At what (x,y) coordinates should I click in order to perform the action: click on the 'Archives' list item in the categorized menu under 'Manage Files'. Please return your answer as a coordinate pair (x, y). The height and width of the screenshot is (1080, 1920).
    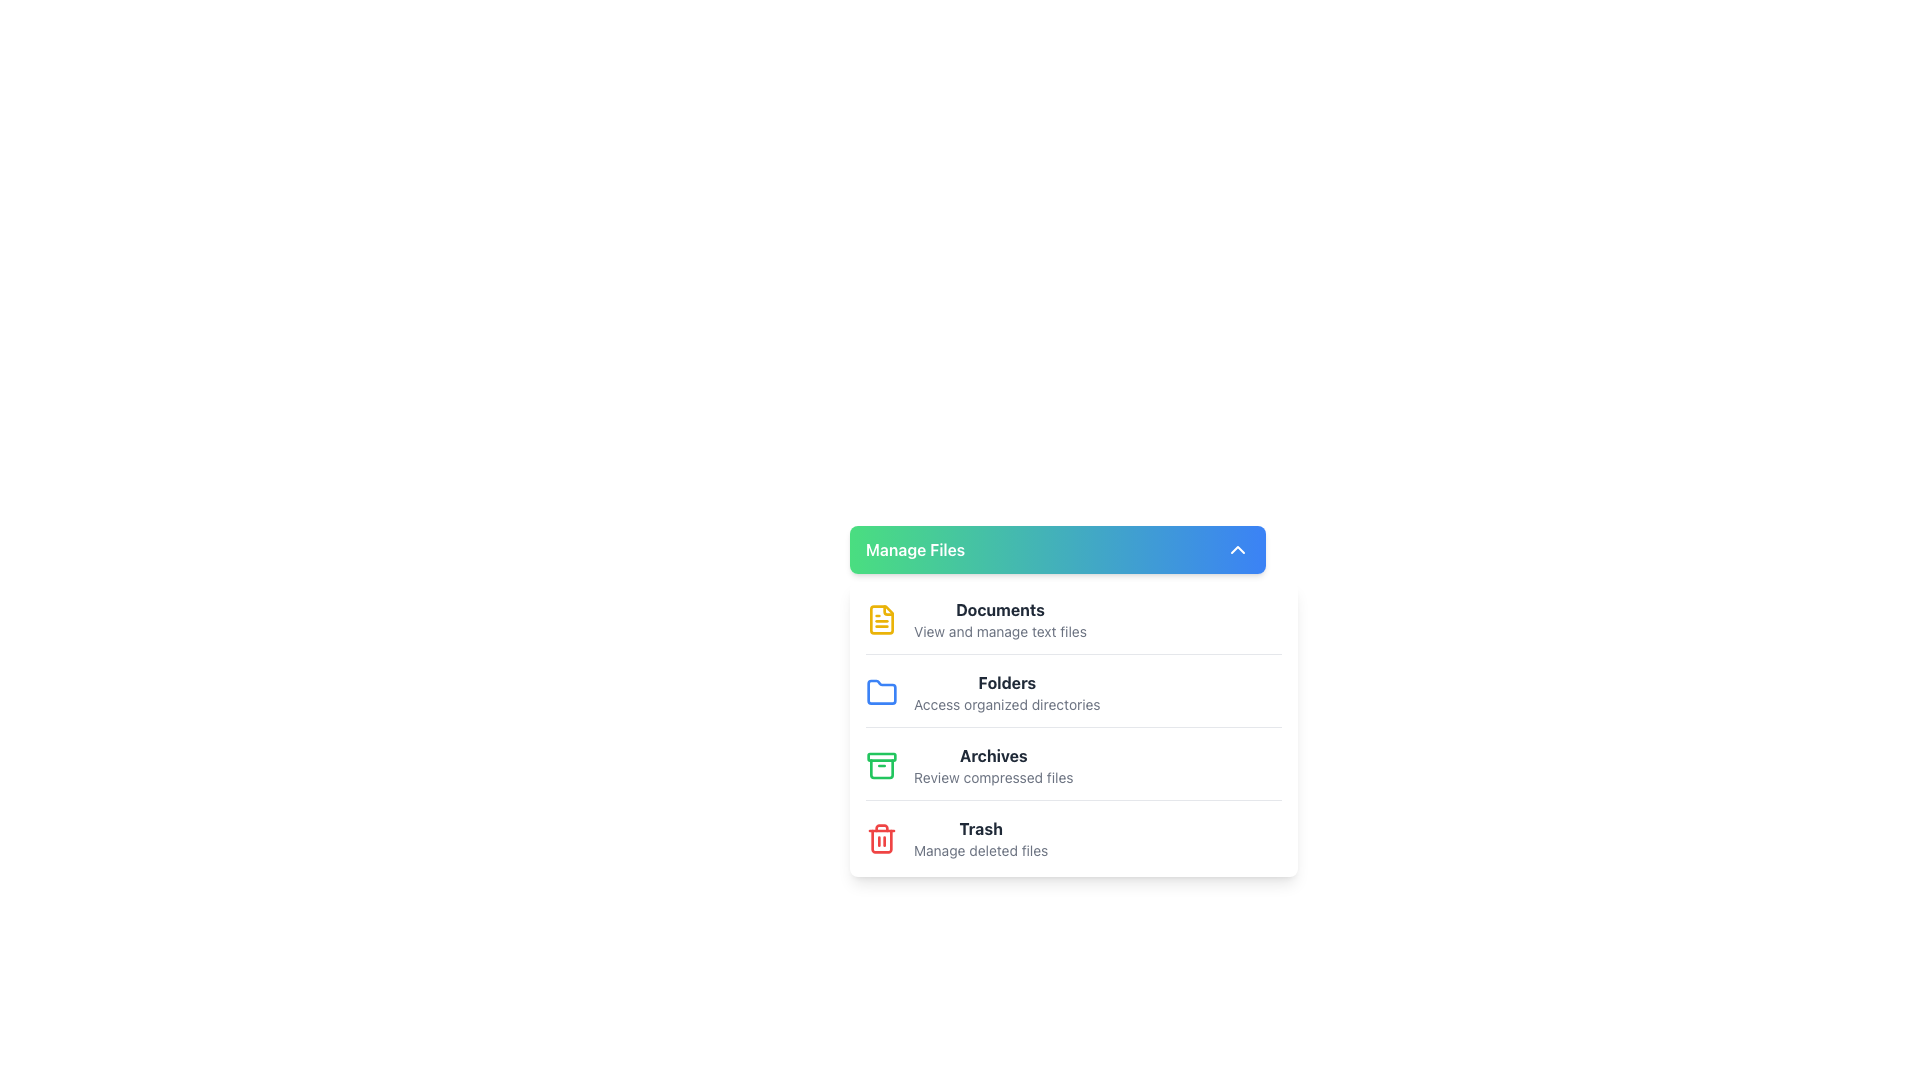
    Looking at the image, I should click on (1073, 771).